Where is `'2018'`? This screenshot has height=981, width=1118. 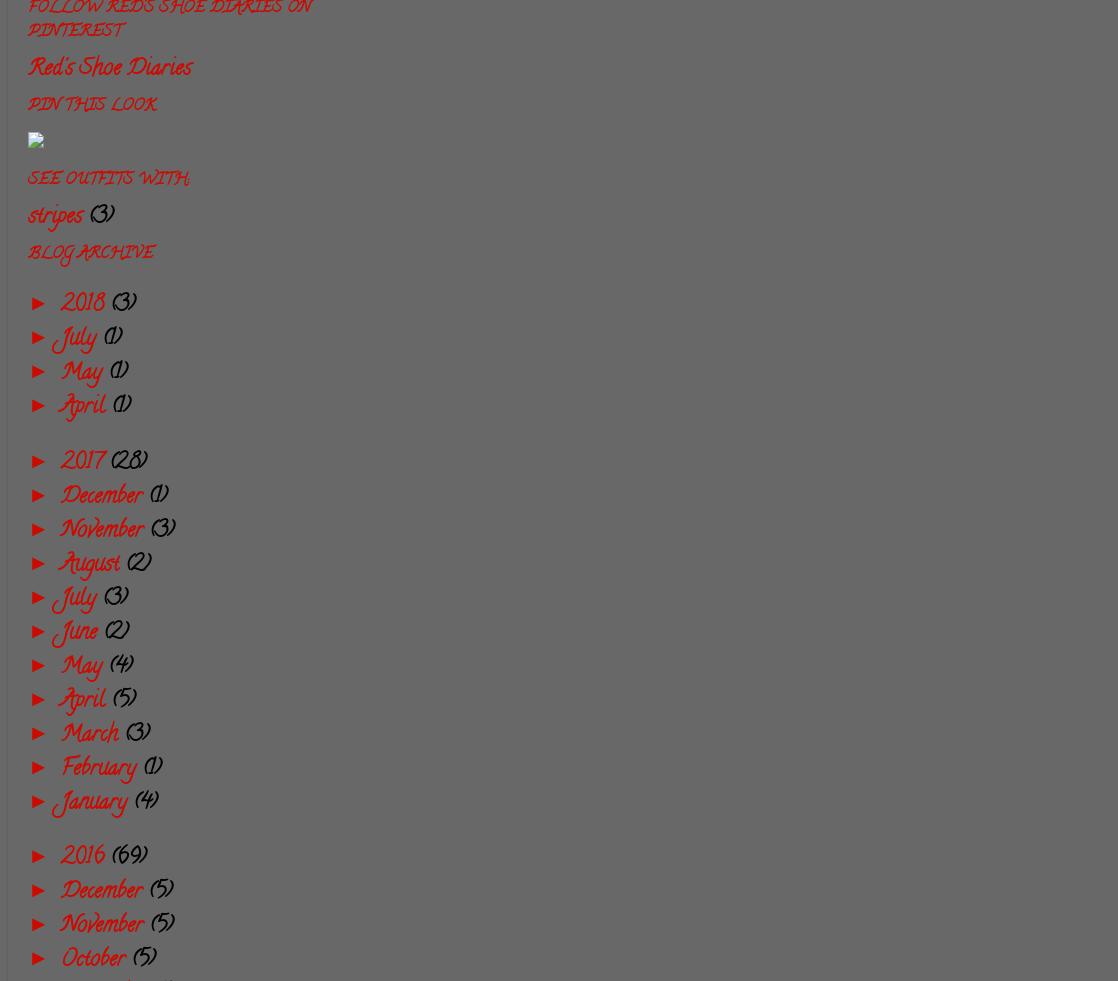 '2018' is located at coordinates (85, 304).